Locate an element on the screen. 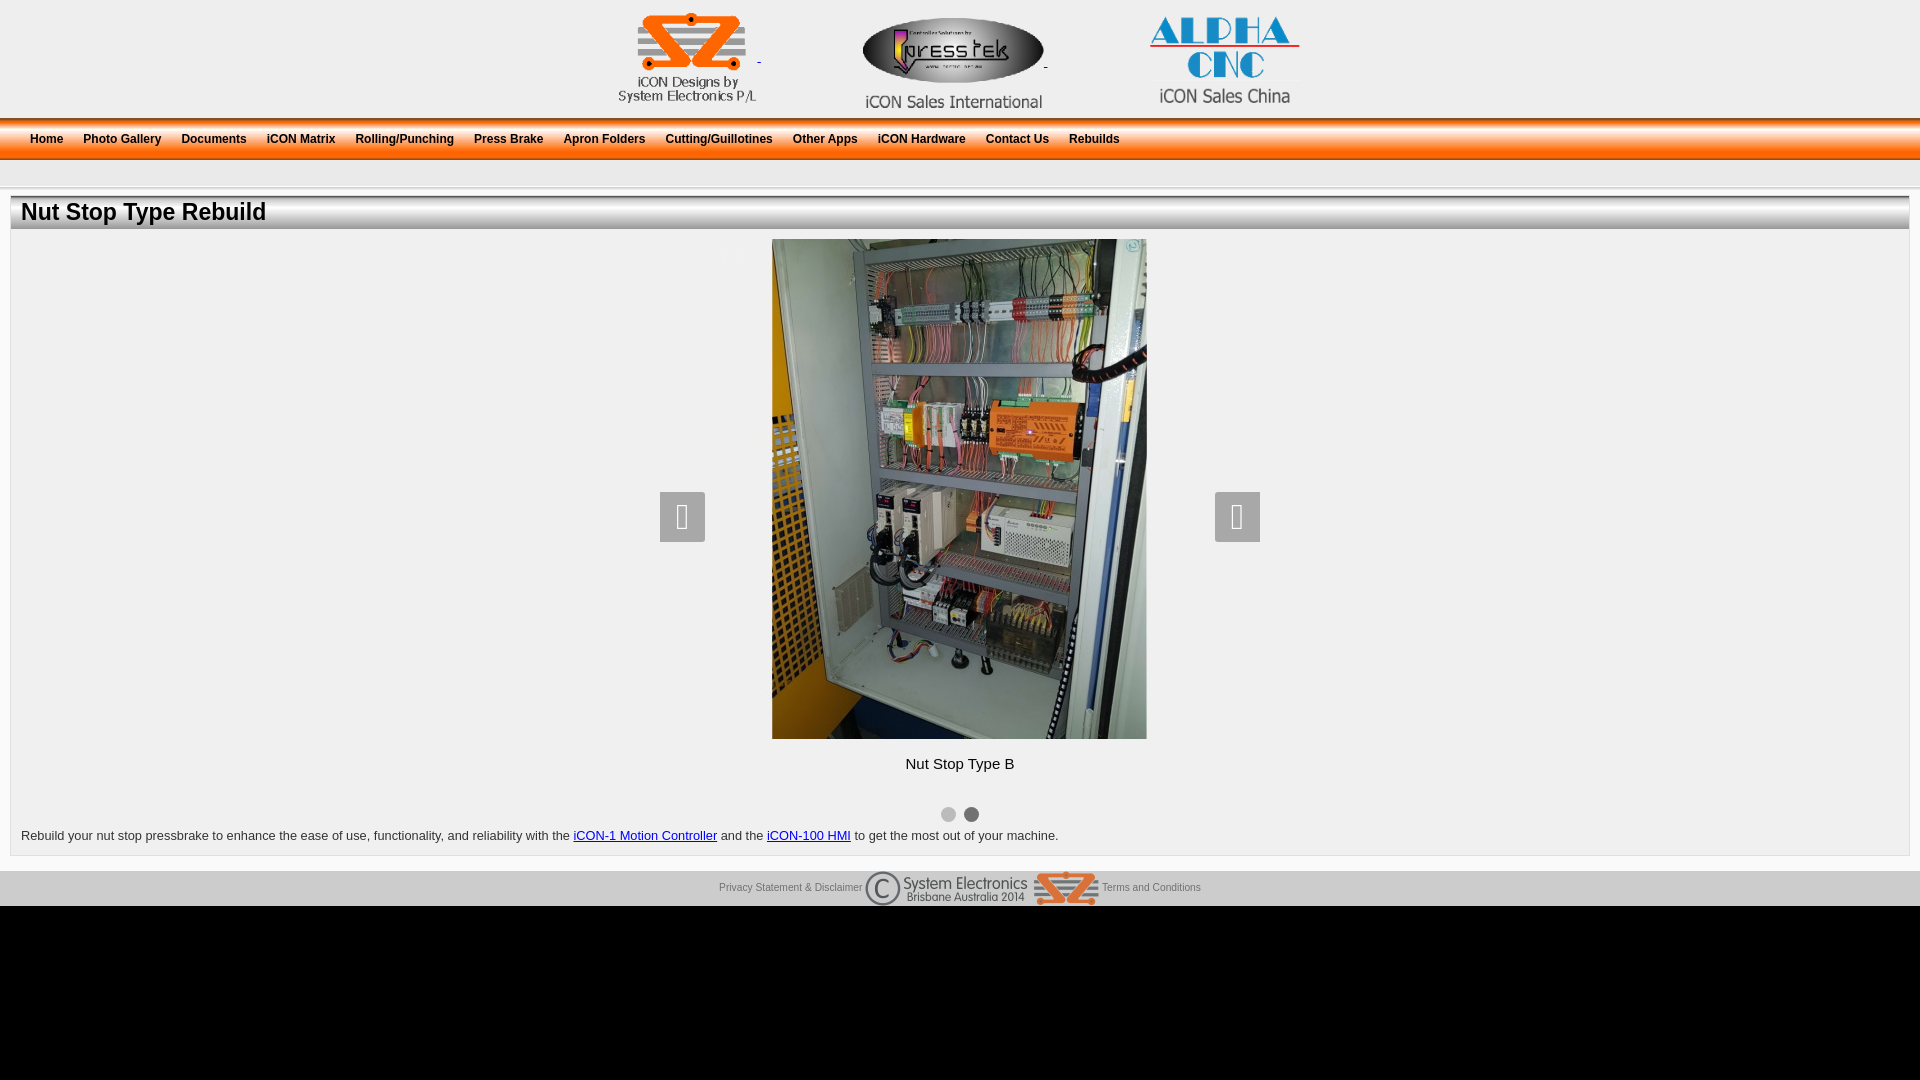 The width and height of the screenshot is (1920, 1080). 'Cutting/Guillotines' is located at coordinates (718, 135).